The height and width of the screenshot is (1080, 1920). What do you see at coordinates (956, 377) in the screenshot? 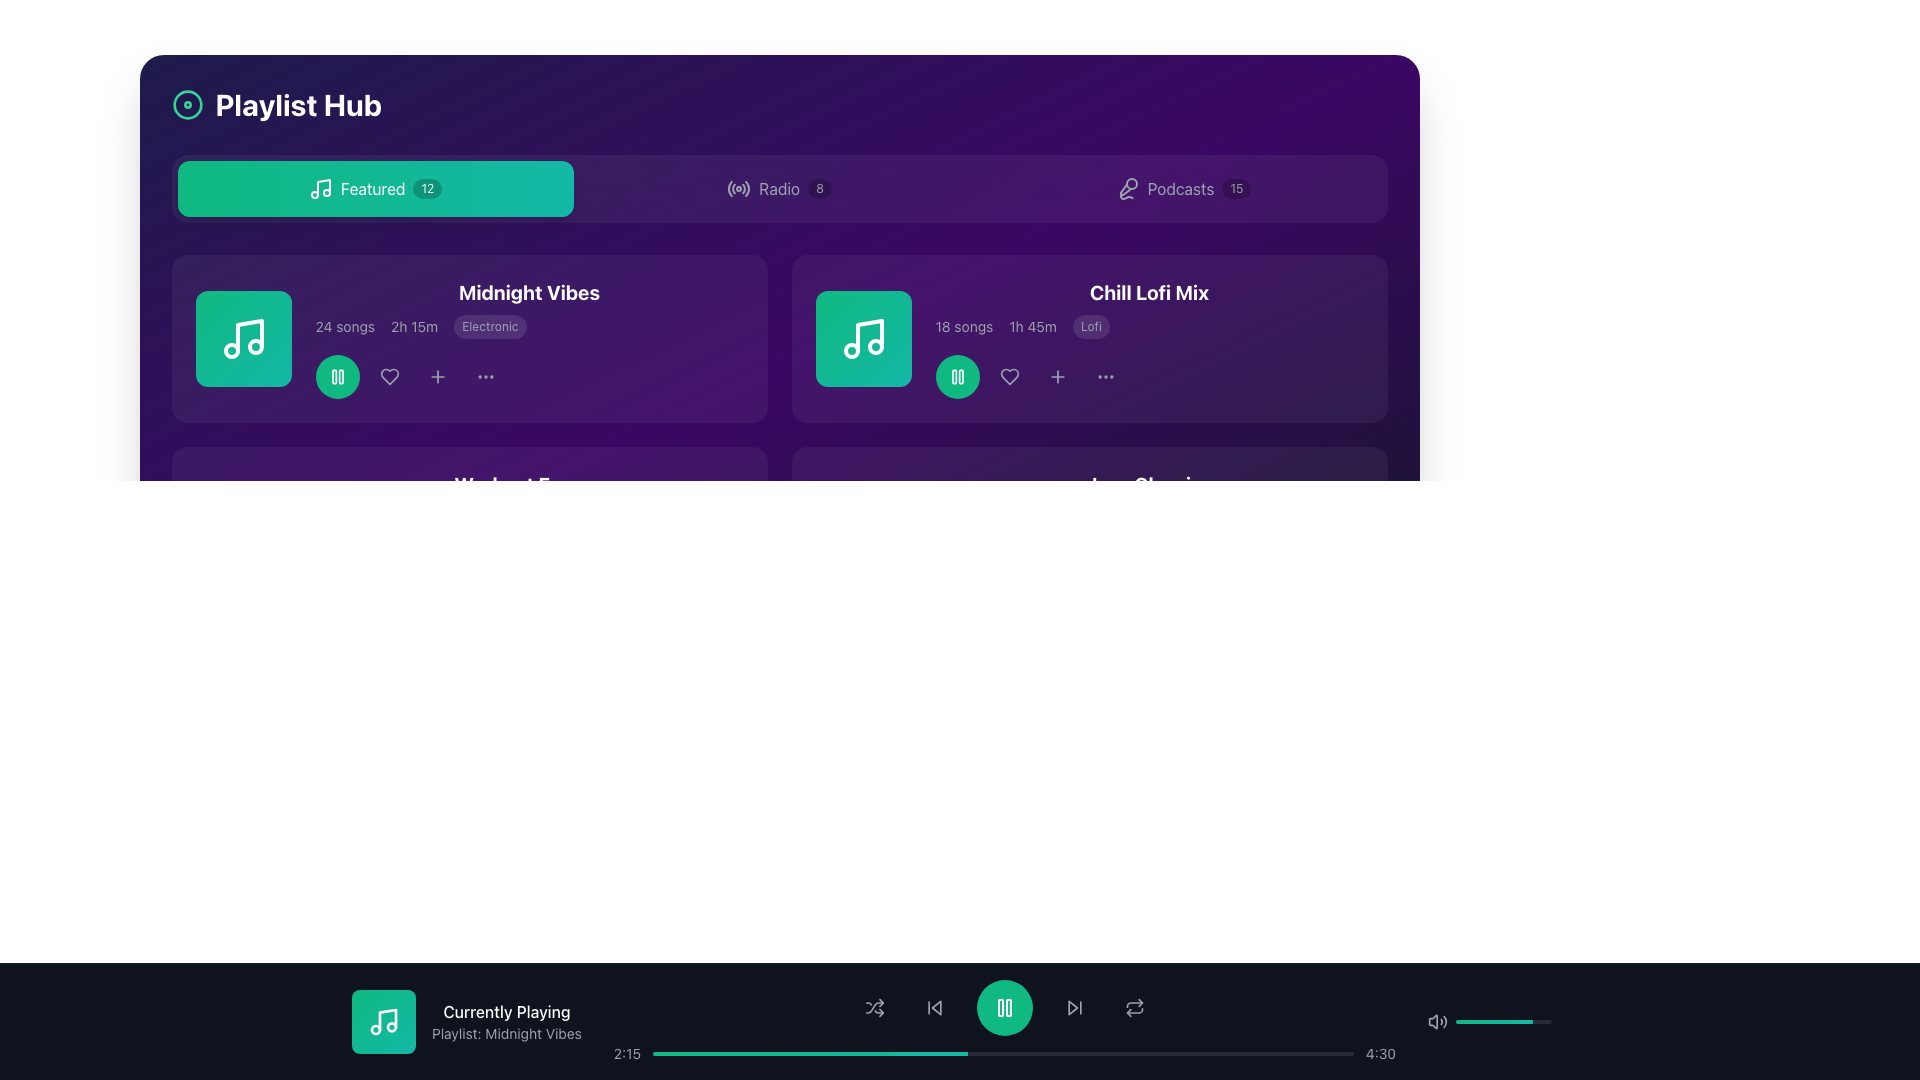
I see `the play/pause button located in the footer of the 'Chill Lofi Mix' card` at bounding box center [956, 377].